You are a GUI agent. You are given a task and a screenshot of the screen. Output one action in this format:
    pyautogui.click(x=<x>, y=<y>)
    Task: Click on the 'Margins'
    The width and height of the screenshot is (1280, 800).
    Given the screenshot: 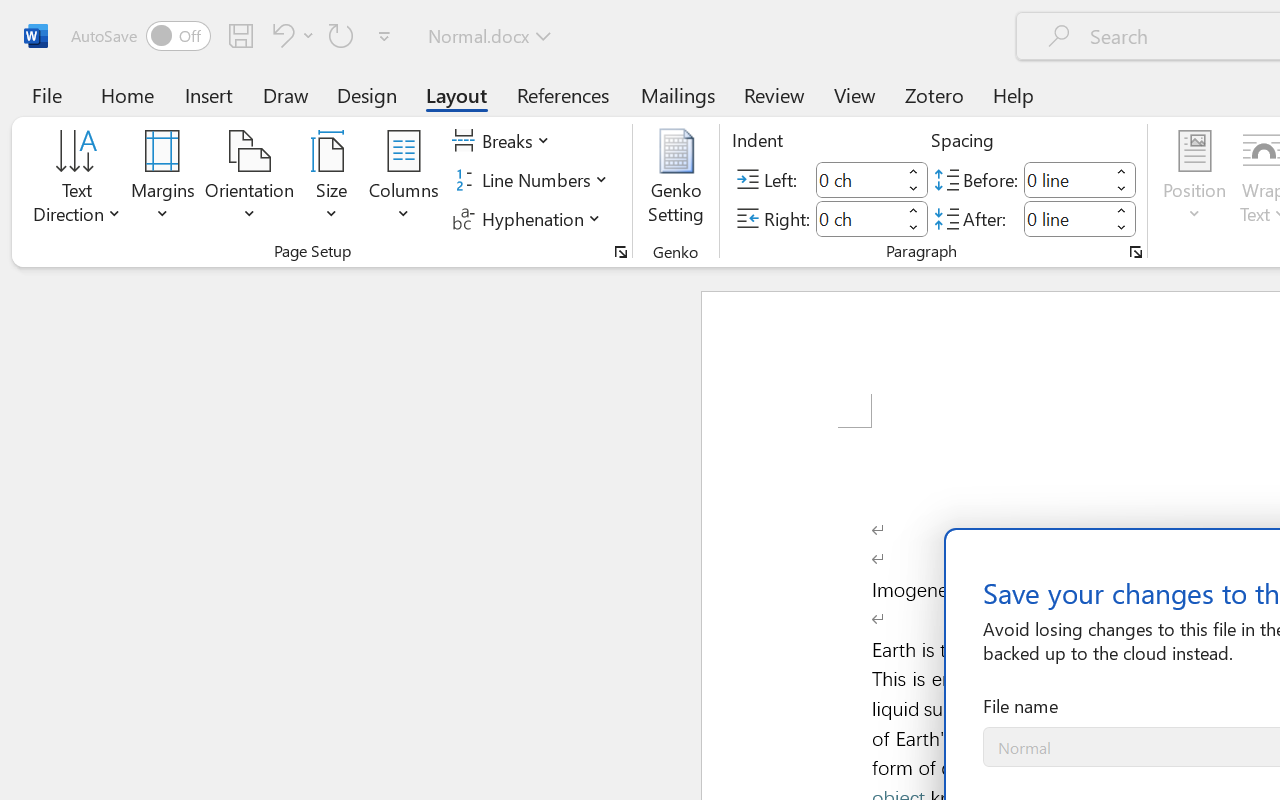 What is the action you would take?
    pyautogui.click(x=163, y=179)
    